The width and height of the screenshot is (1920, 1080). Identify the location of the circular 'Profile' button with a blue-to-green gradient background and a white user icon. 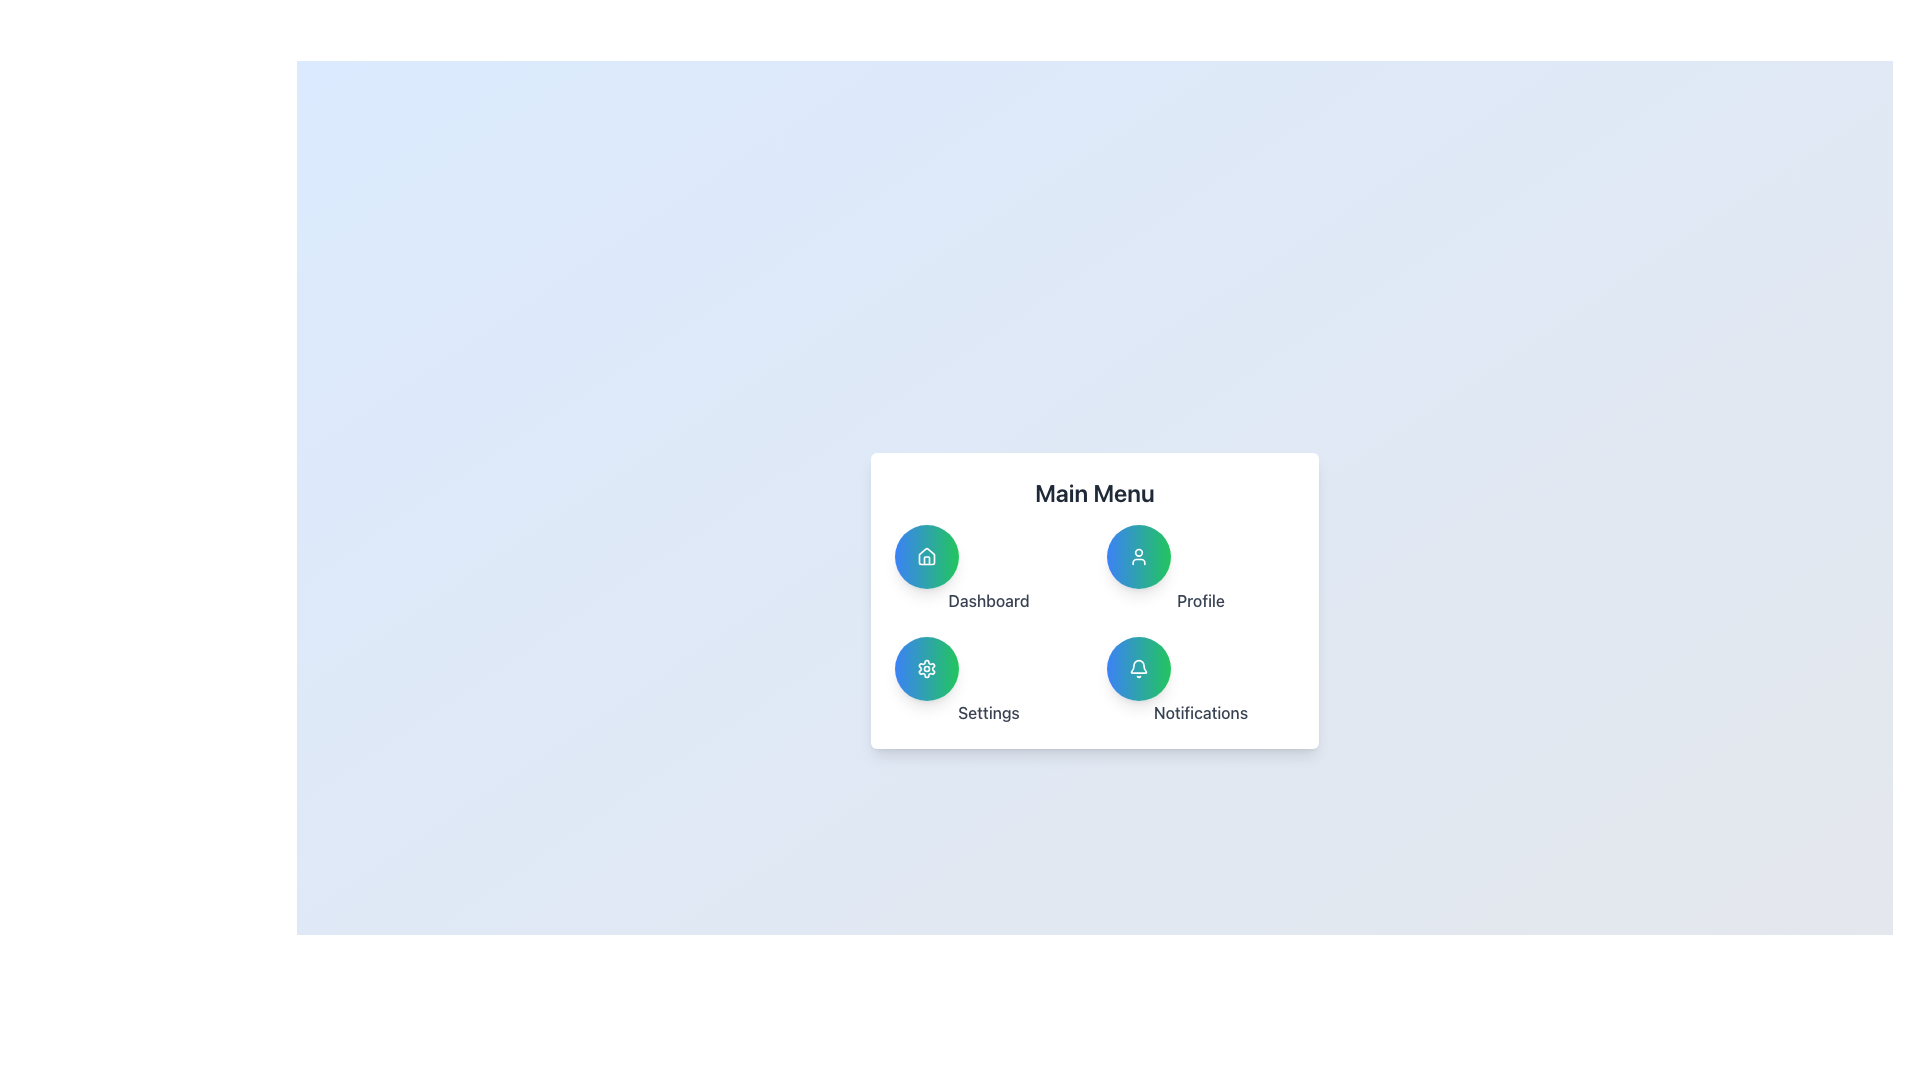
(1138, 556).